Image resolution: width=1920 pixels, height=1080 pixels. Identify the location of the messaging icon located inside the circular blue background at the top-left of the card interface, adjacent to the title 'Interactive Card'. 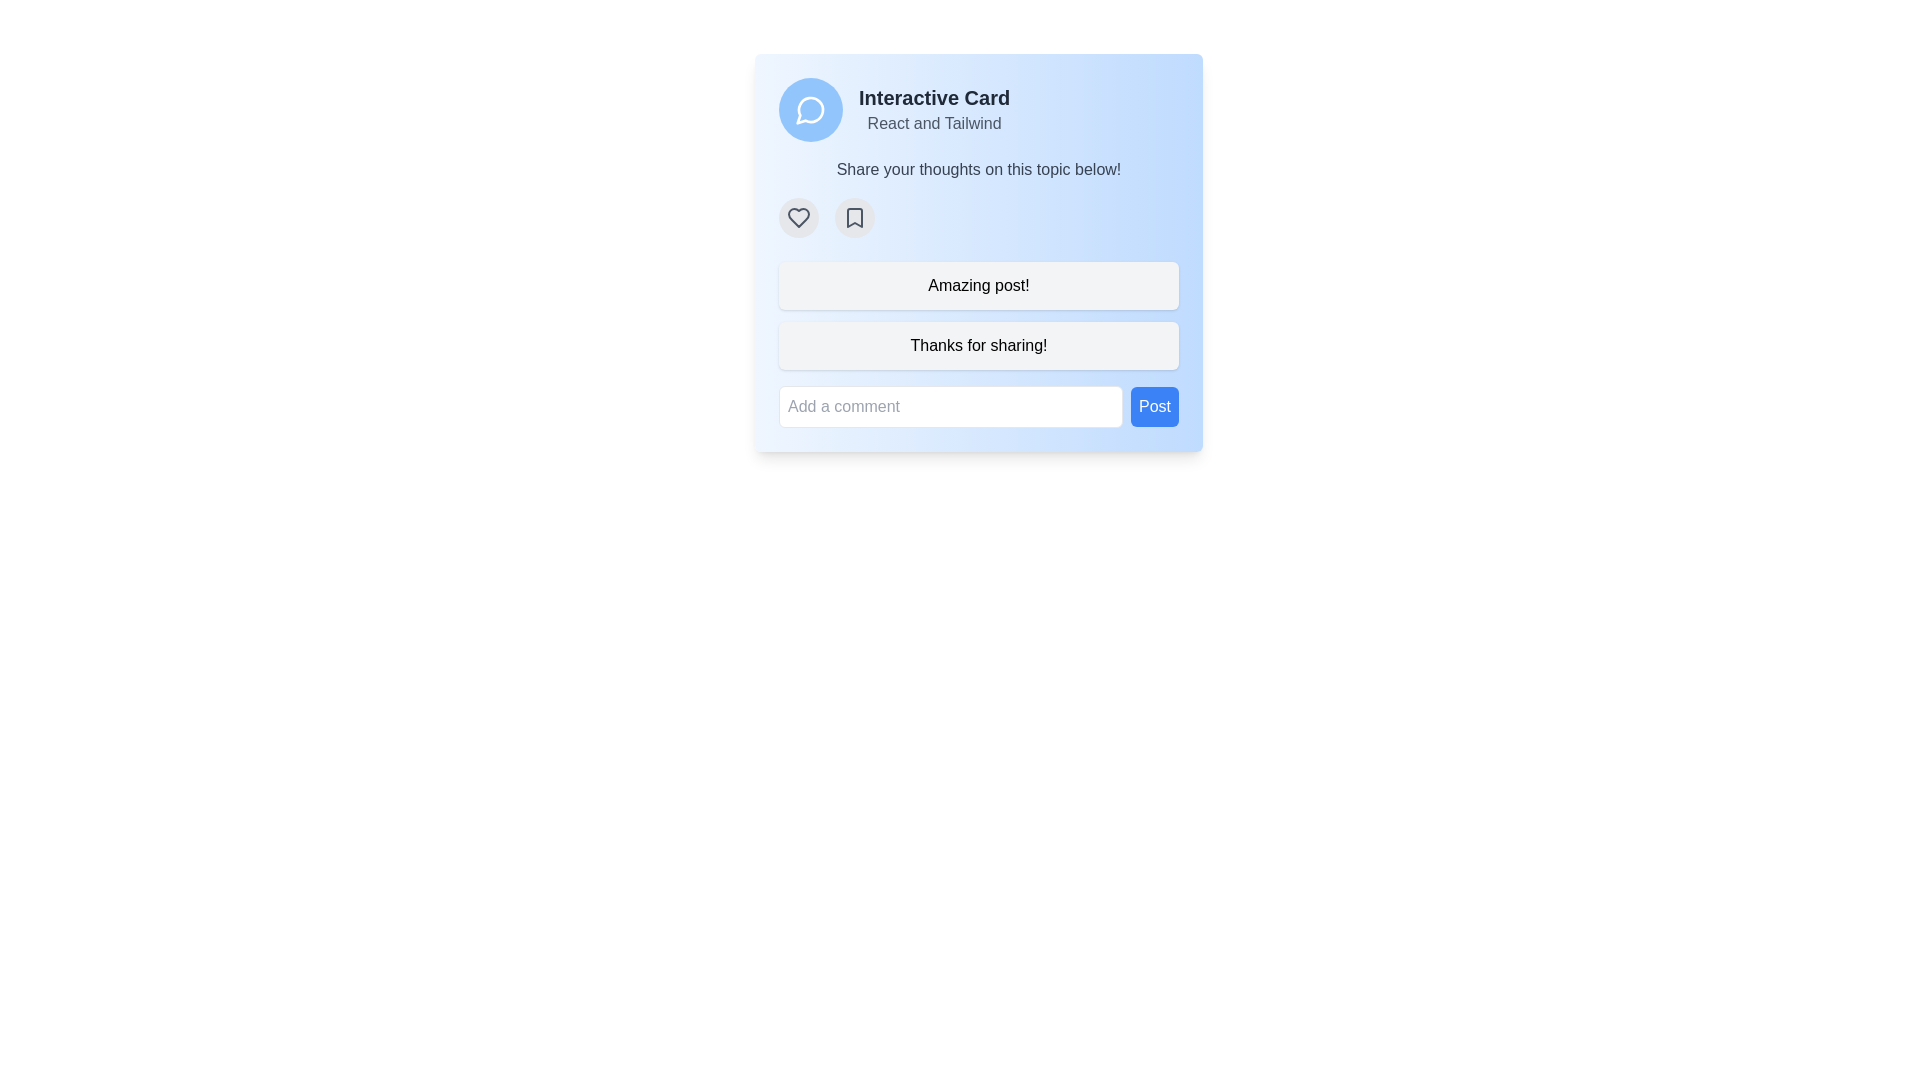
(811, 110).